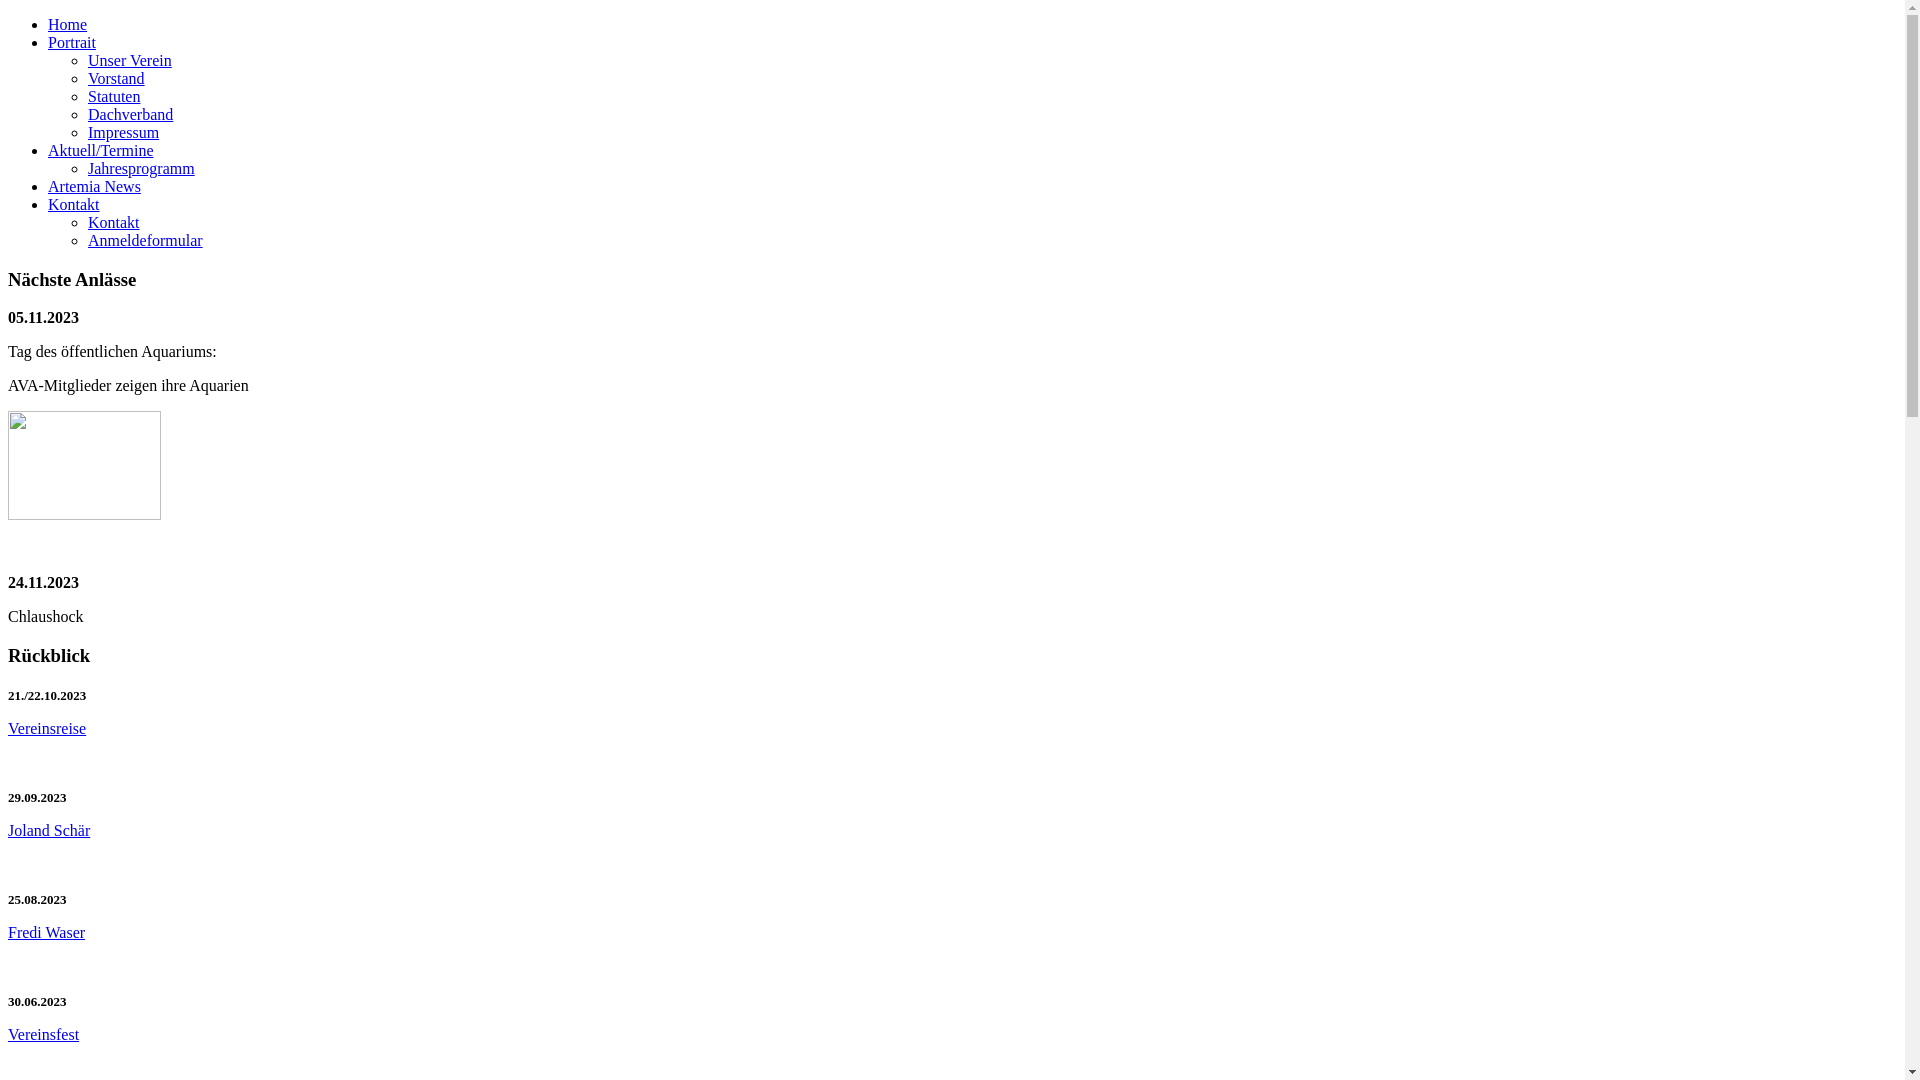 The width and height of the screenshot is (1920, 1080). I want to click on 'Vereinsfest', so click(43, 1034).